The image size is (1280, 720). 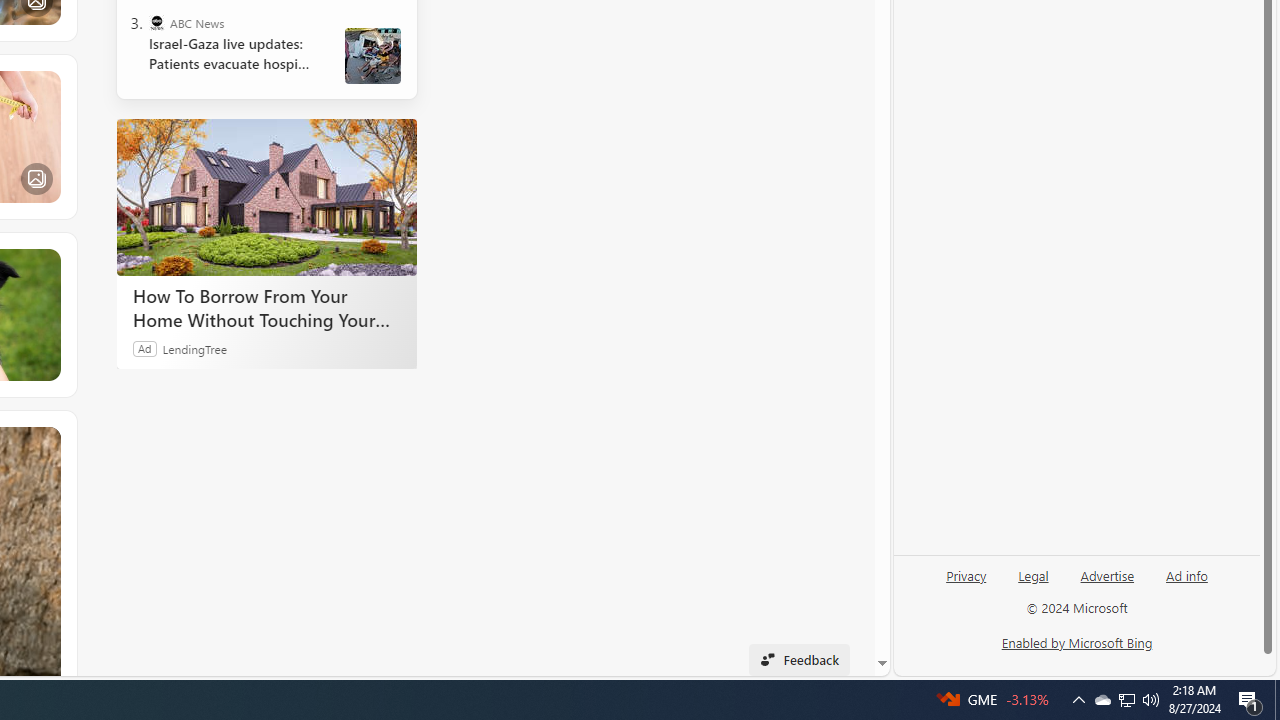 What do you see at coordinates (967, 583) in the screenshot?
I see `'Privacy'` at bounding box center [967, 583].